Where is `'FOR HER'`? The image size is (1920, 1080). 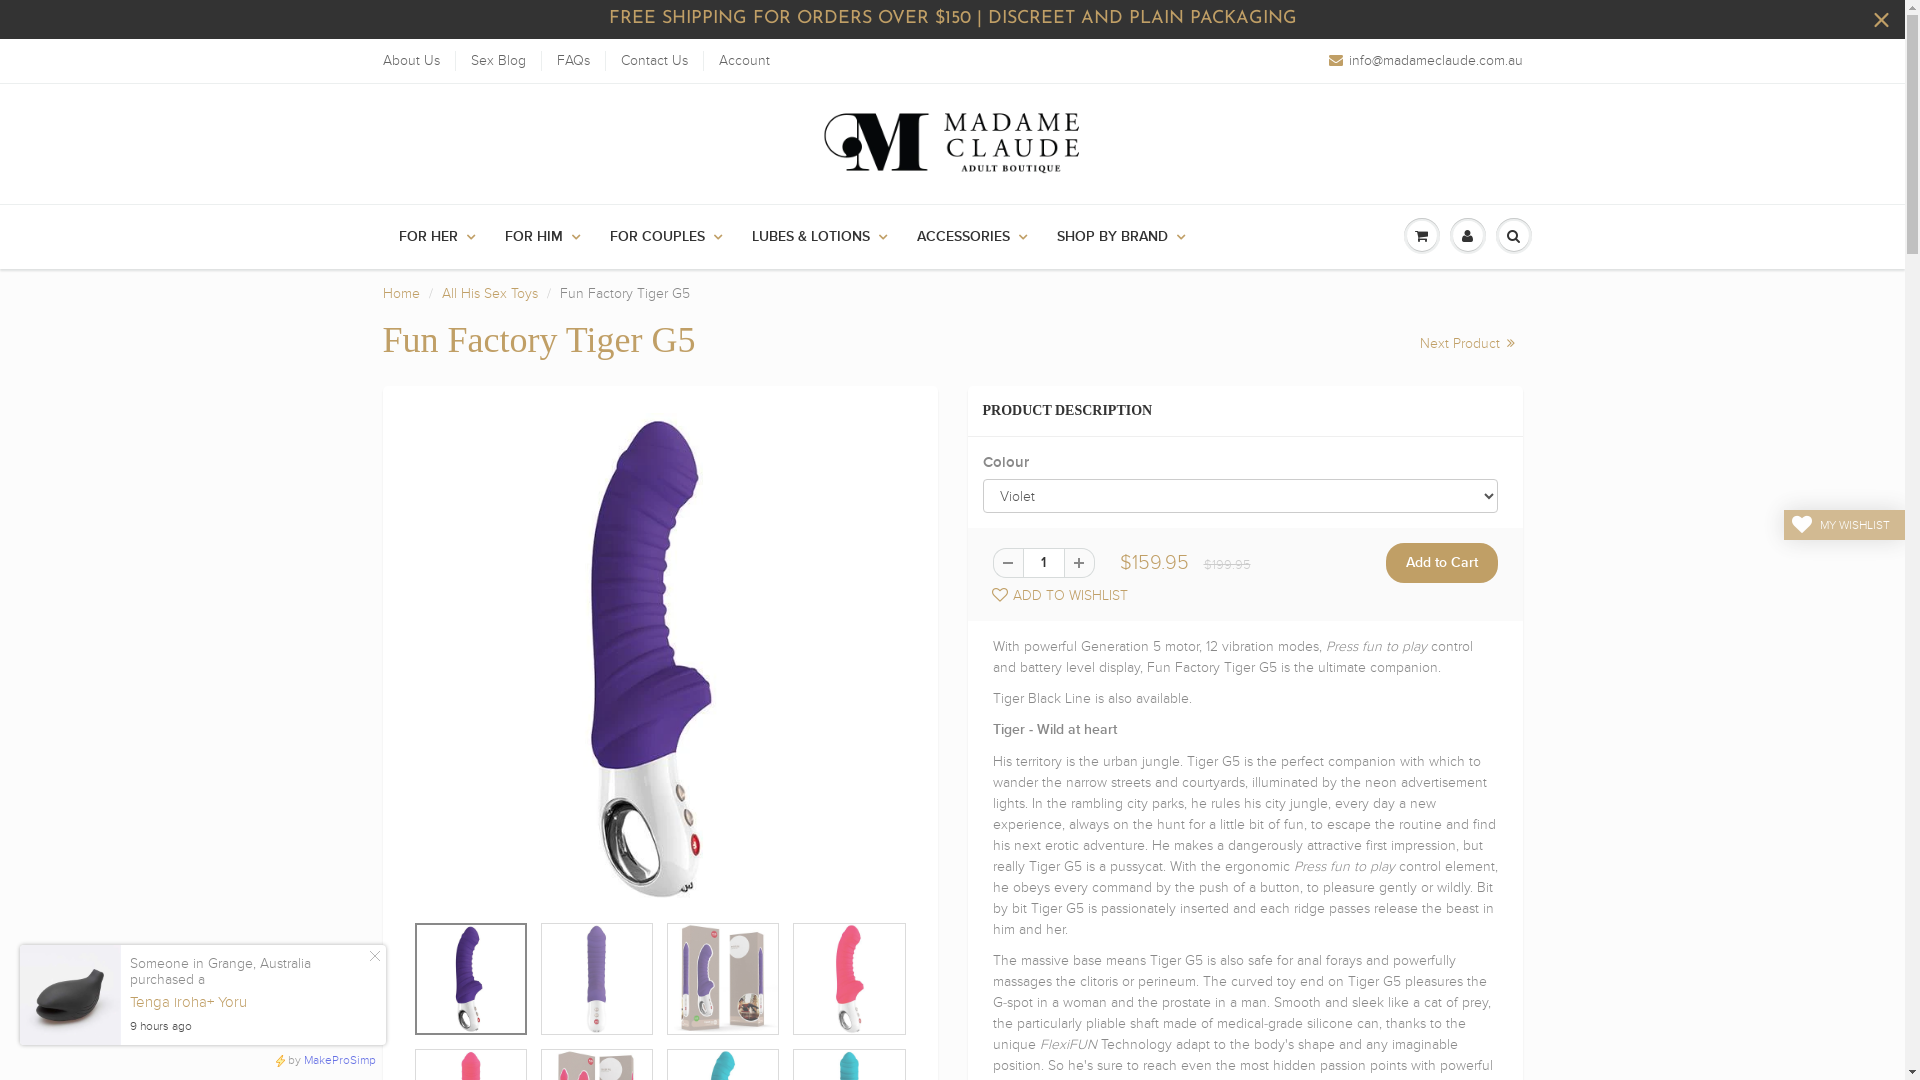 'FOR HER' is located at coordinates (384, 235).